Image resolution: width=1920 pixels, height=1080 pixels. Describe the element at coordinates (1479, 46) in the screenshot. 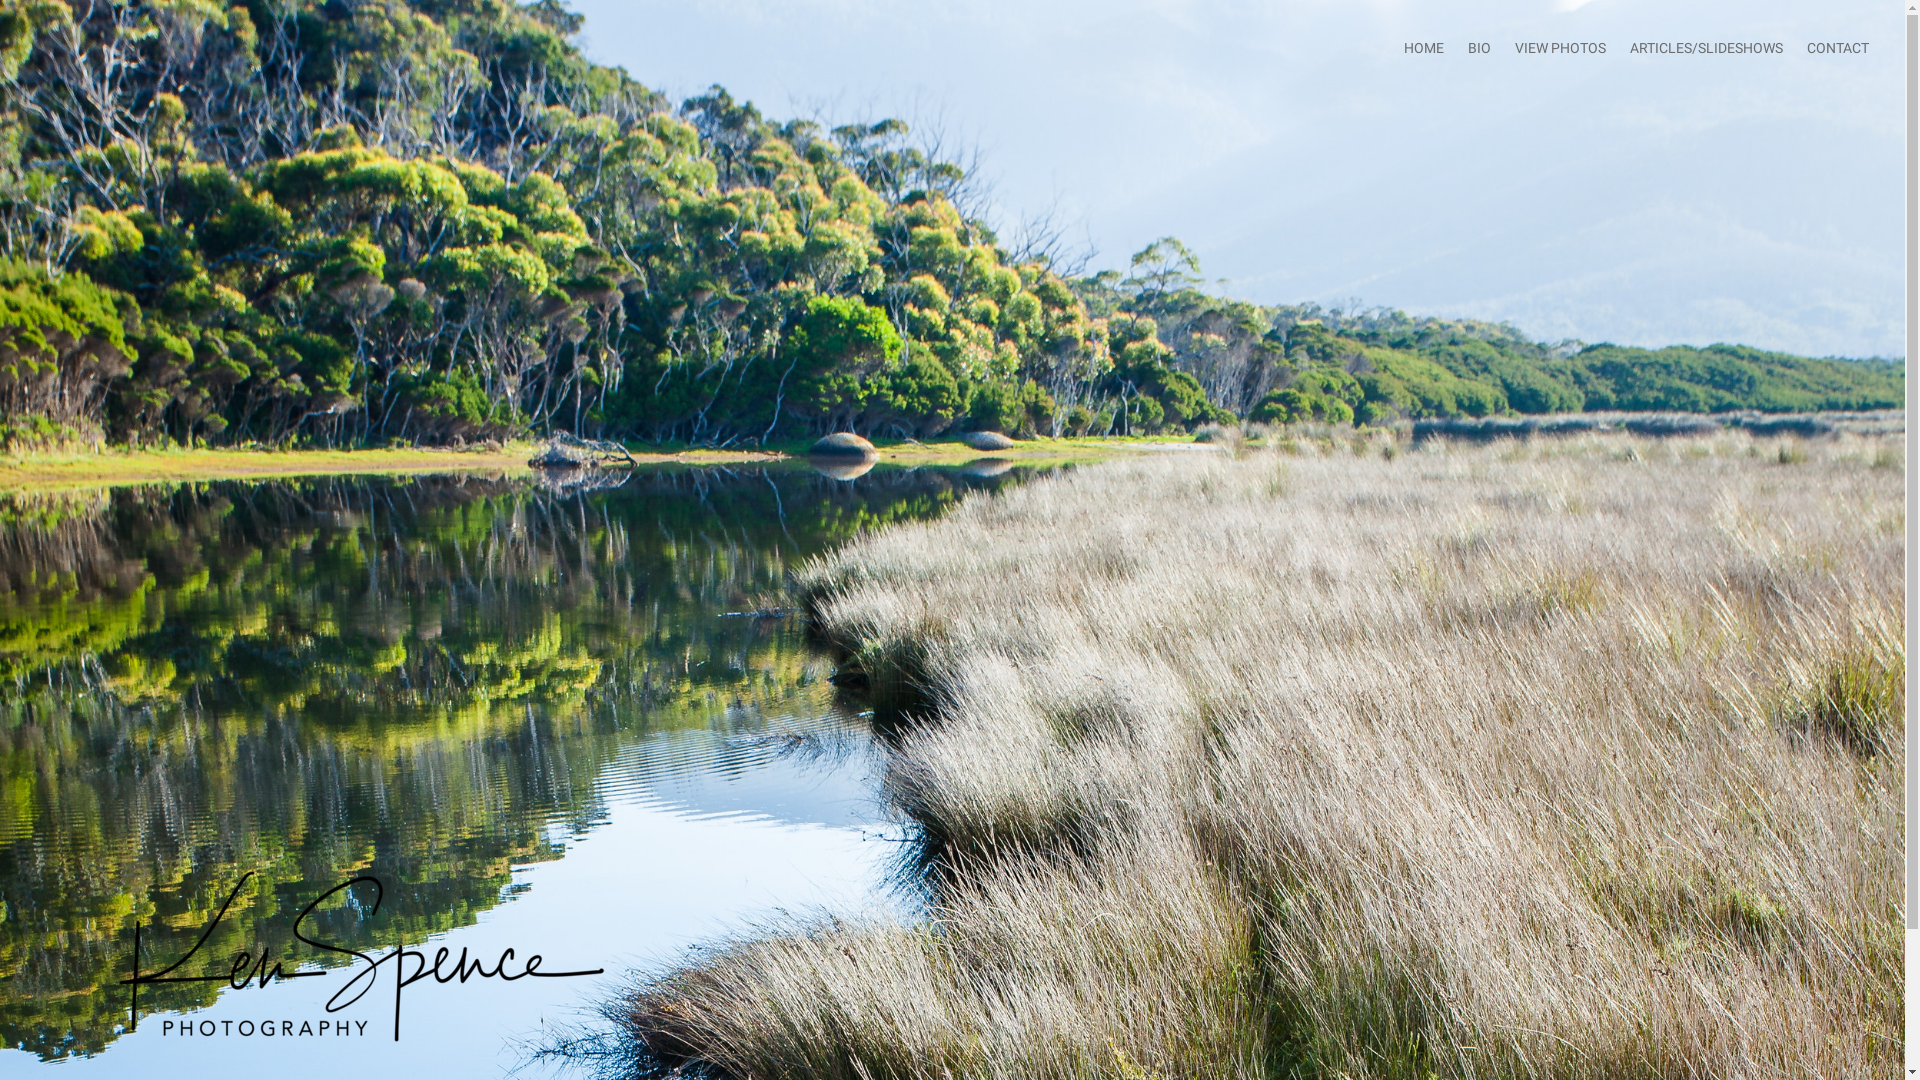

I see `'BIO'` at that location.